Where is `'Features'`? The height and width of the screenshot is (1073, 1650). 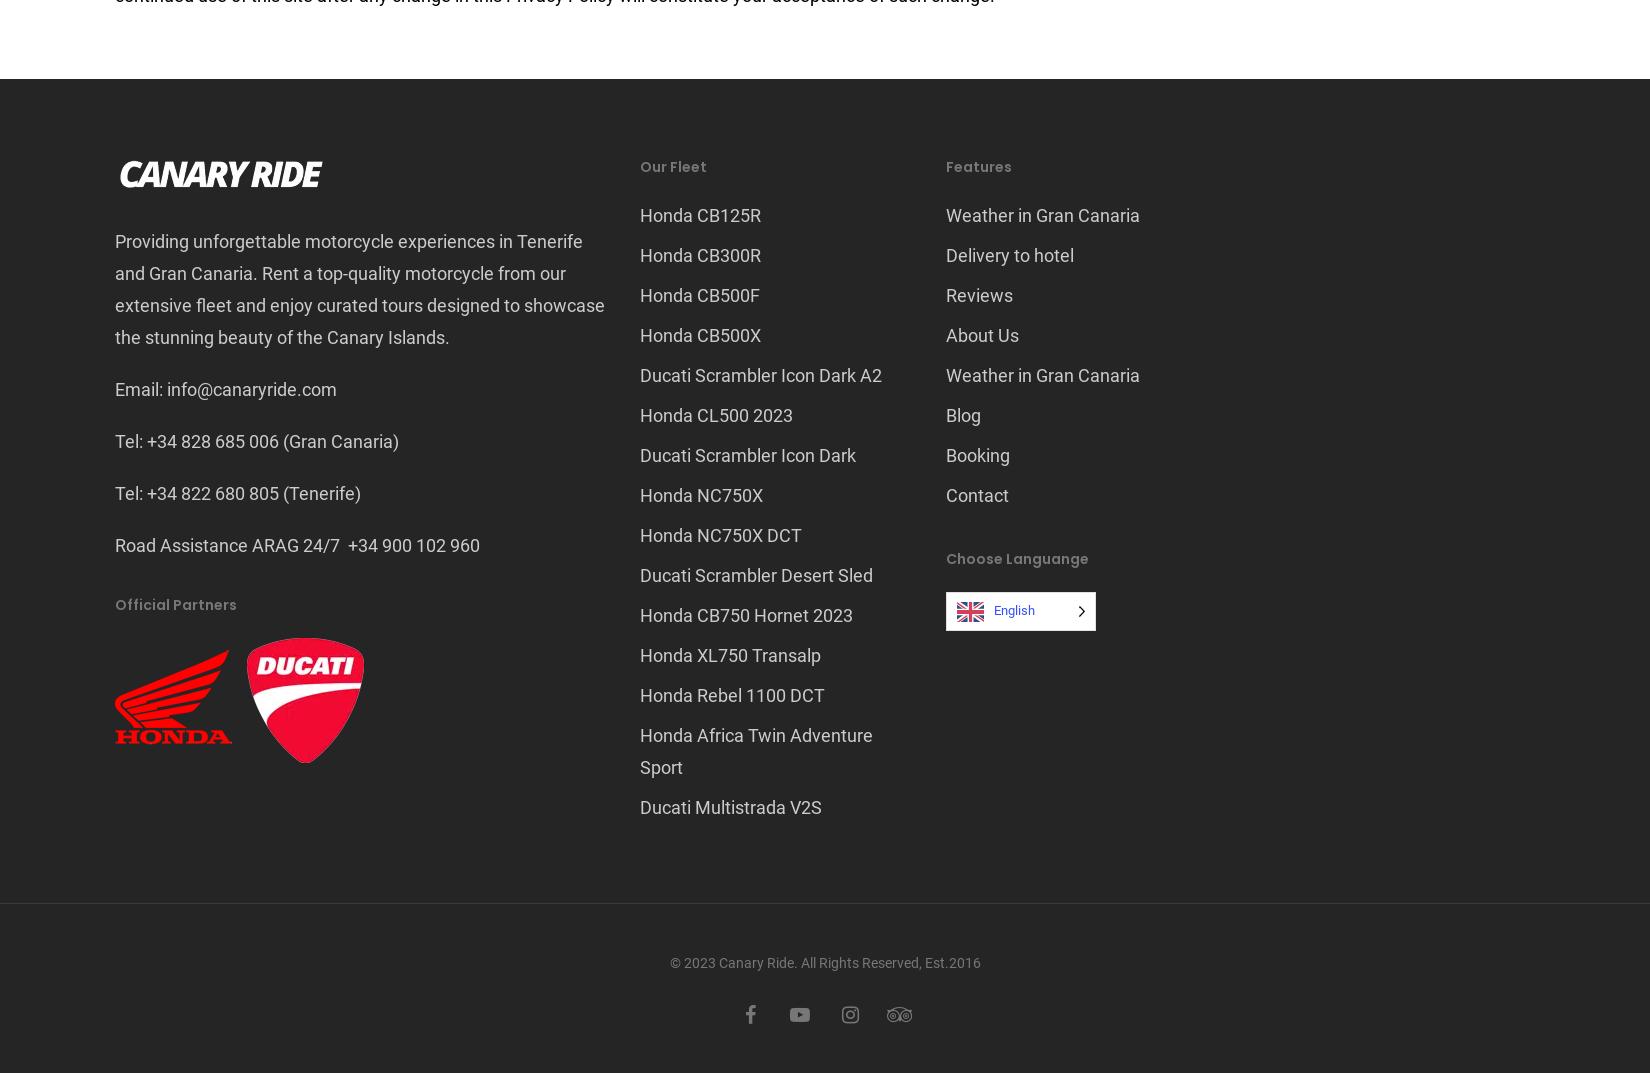
'Features' is located at coordinates (977, 165).